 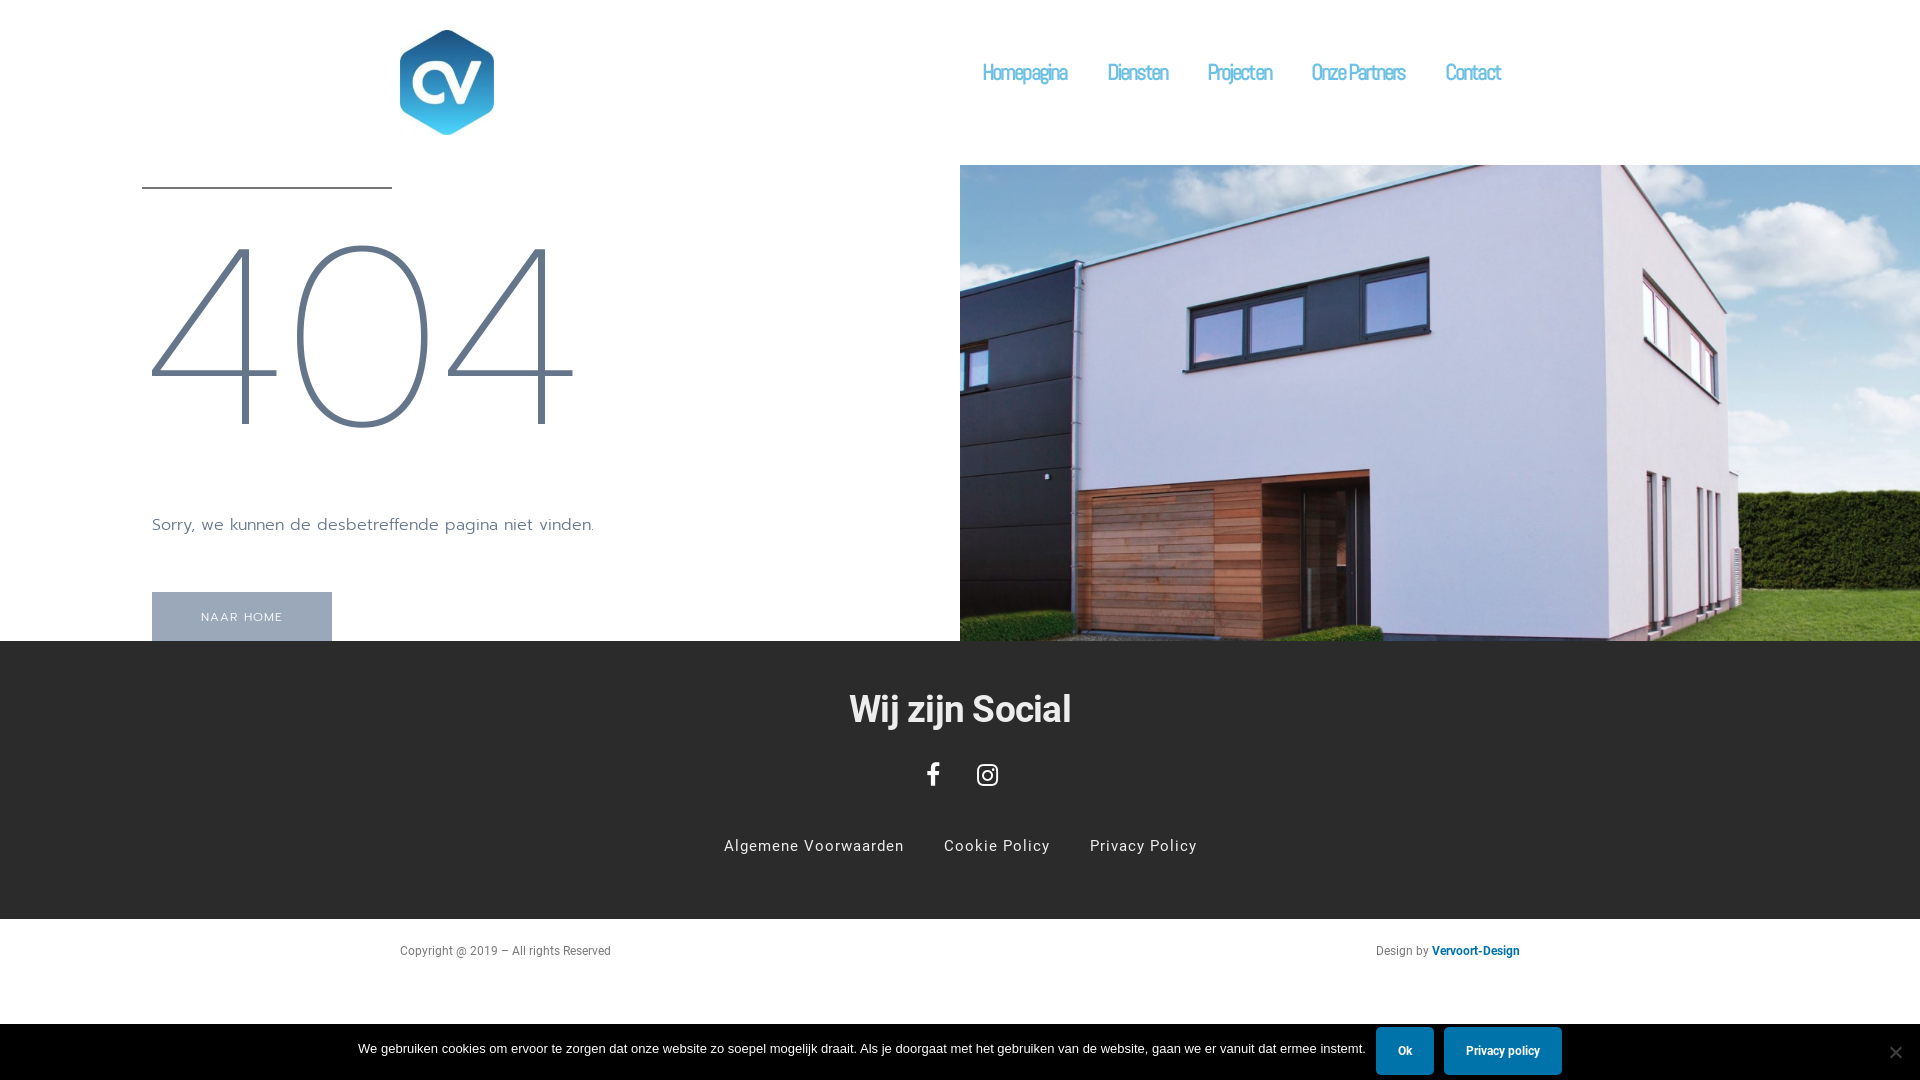 I want to click on 'Privacy policy', so click(x=1502, y=1049).